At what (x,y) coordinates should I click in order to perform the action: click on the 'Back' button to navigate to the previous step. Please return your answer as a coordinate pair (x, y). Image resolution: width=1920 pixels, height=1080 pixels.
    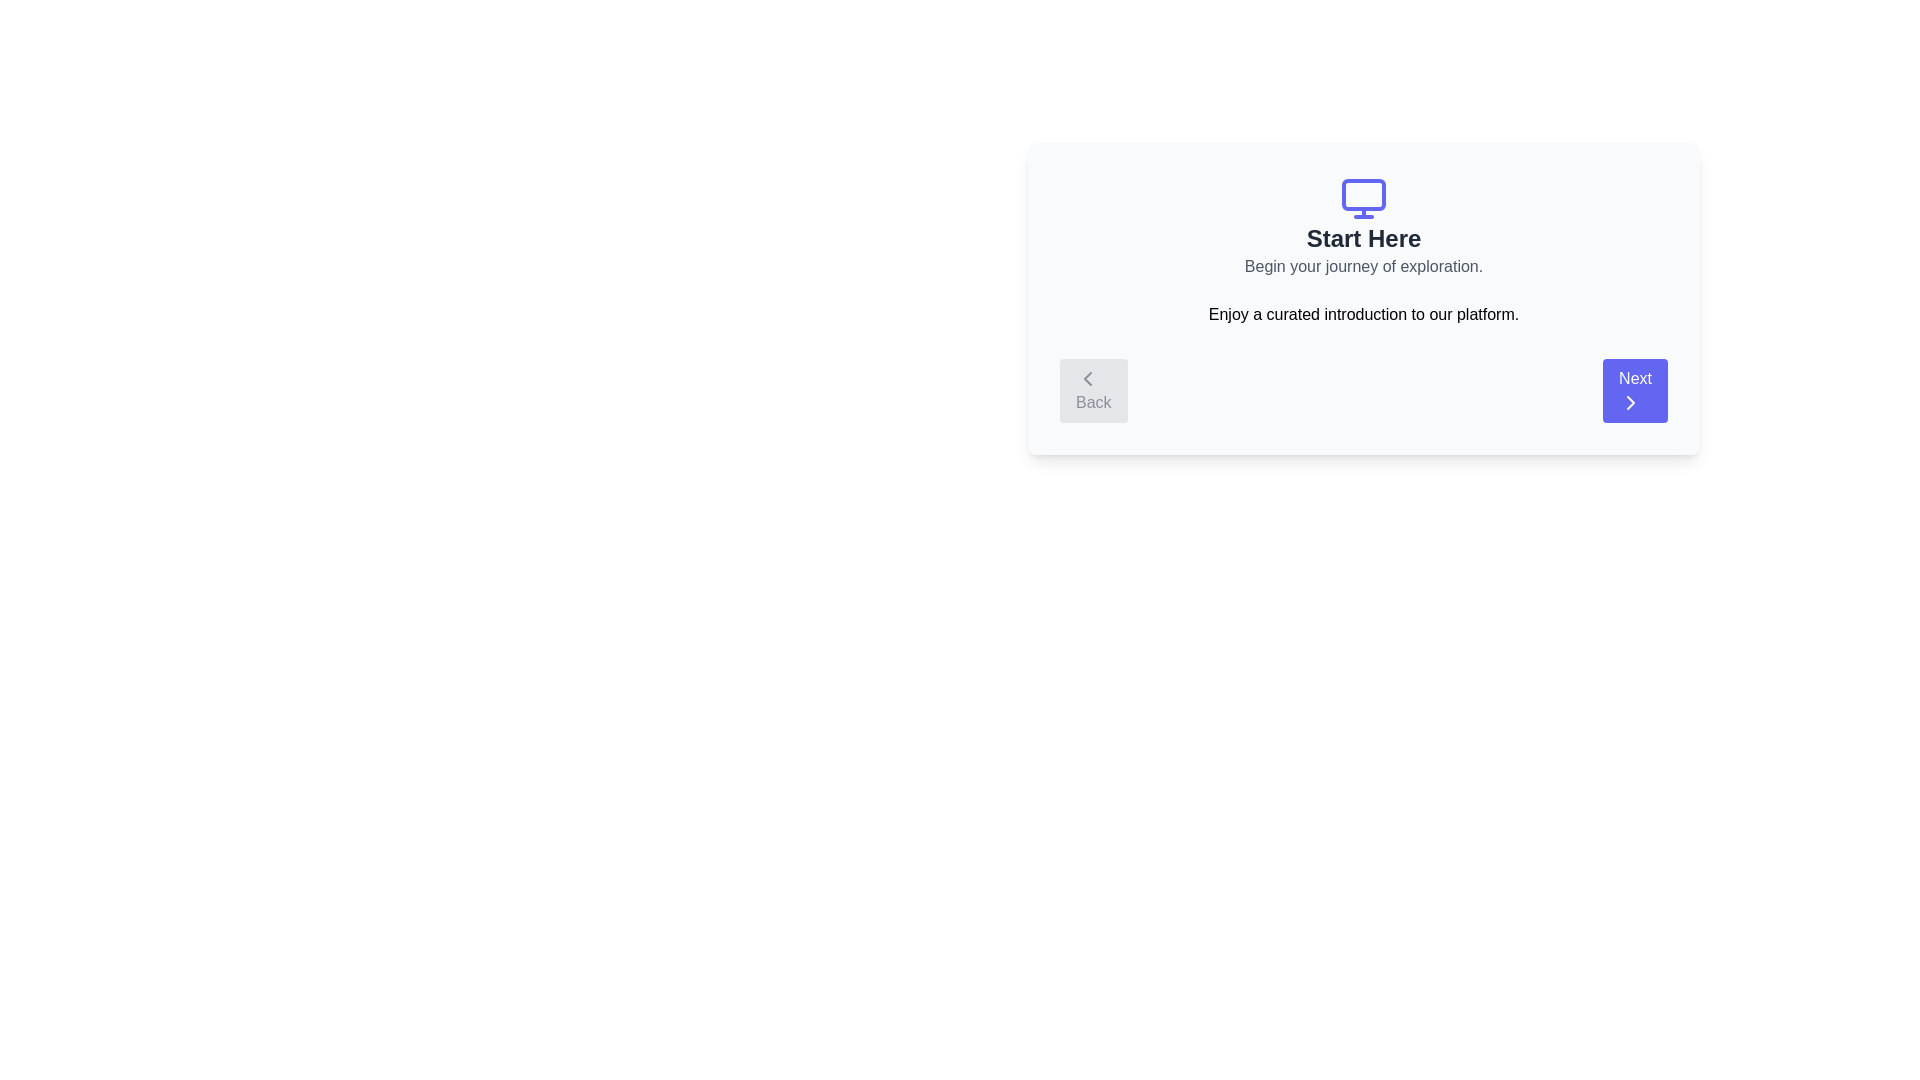
    Looking at the image, I should click on (1092, 390).